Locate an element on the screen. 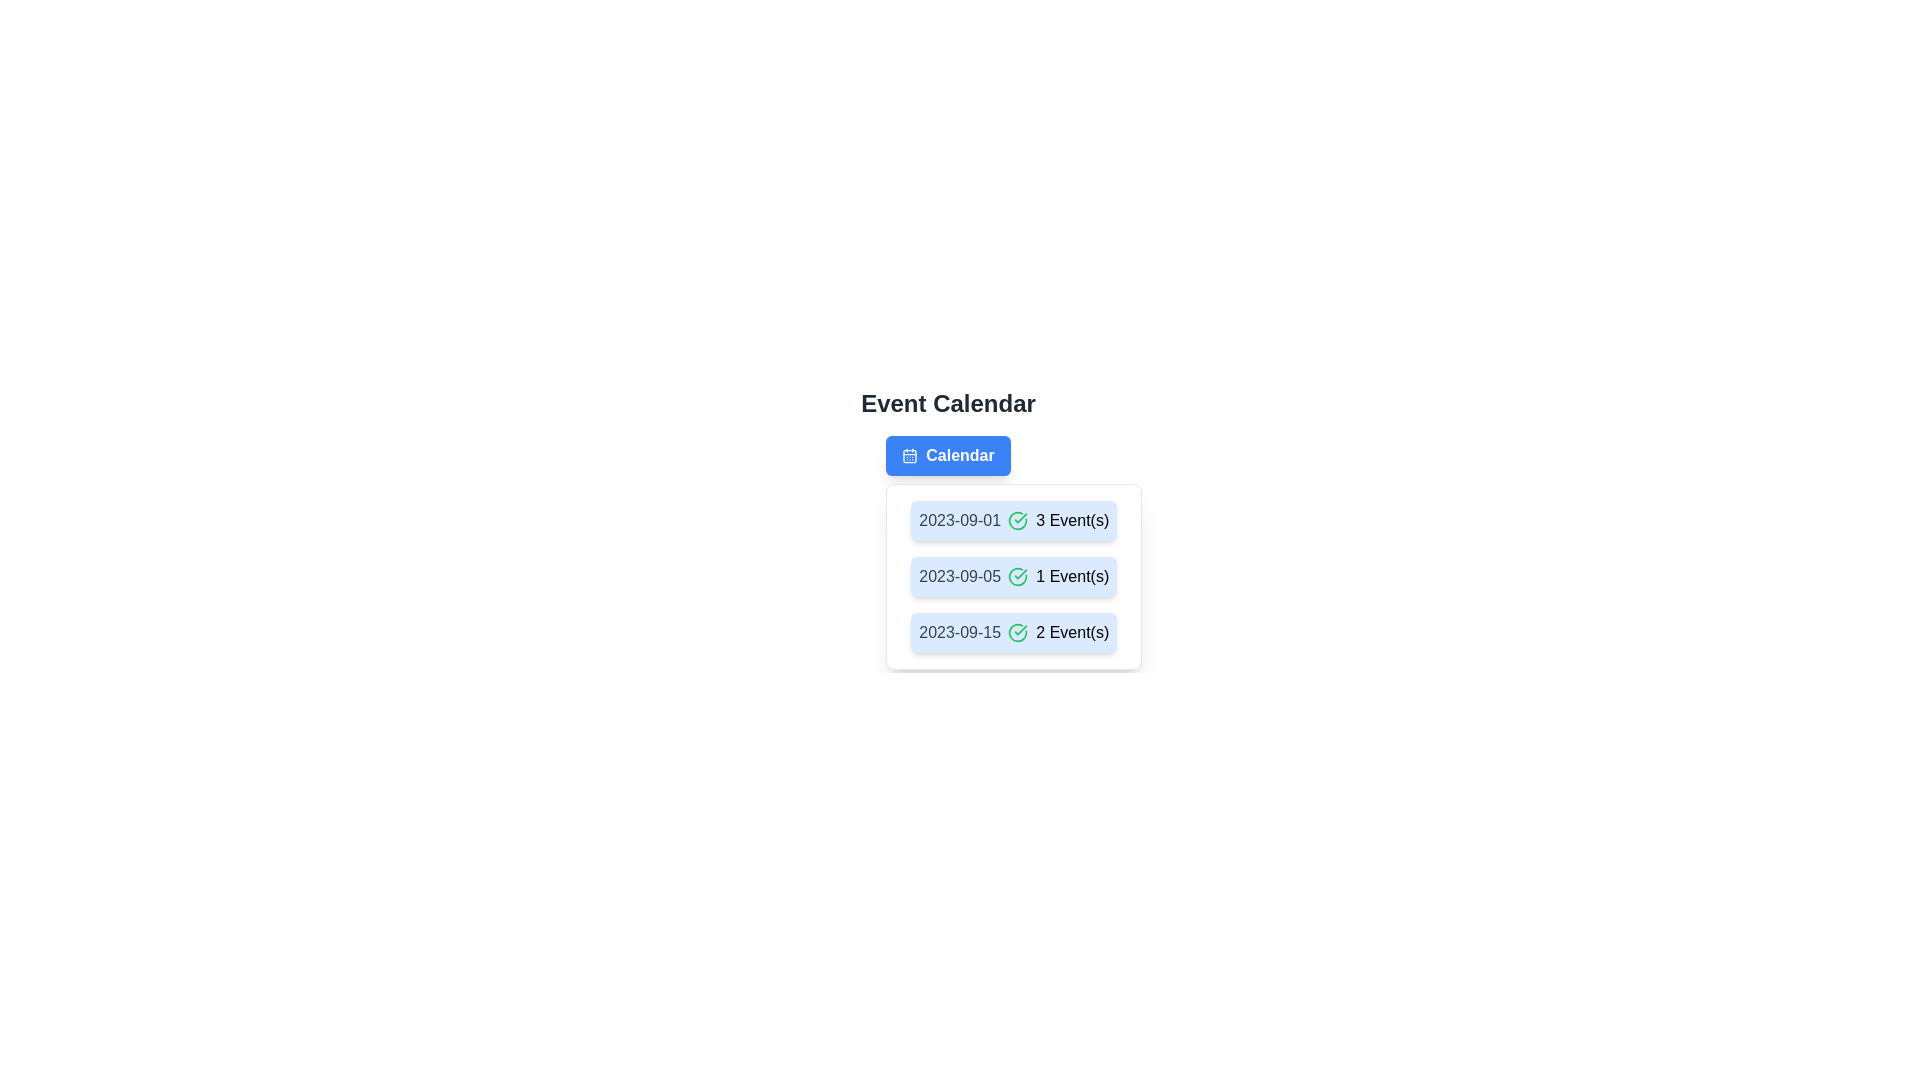  the first list item with a light blue background, containing the date '2023-09-01' and a description '3 Event(s)' is located at coordinates (1014, 519).